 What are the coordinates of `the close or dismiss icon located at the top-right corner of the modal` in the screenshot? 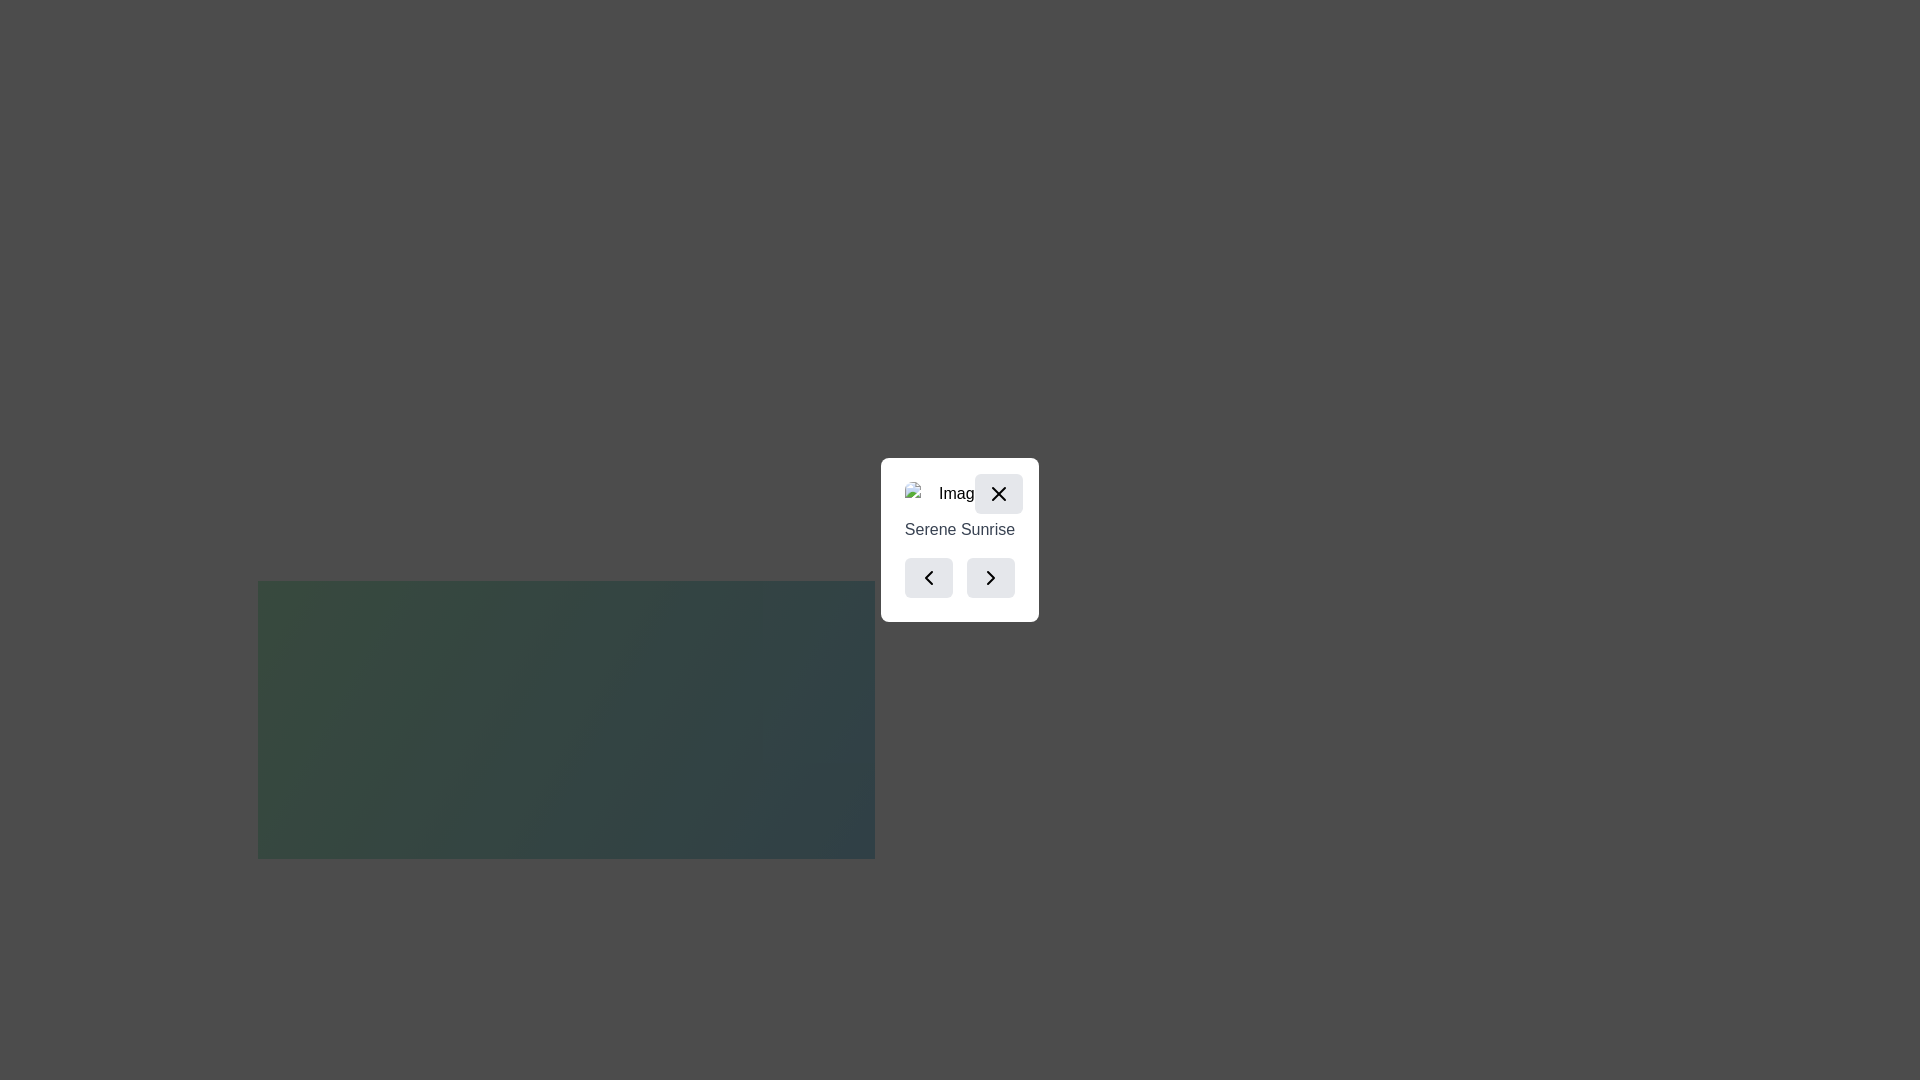 It's located at (999, 493).